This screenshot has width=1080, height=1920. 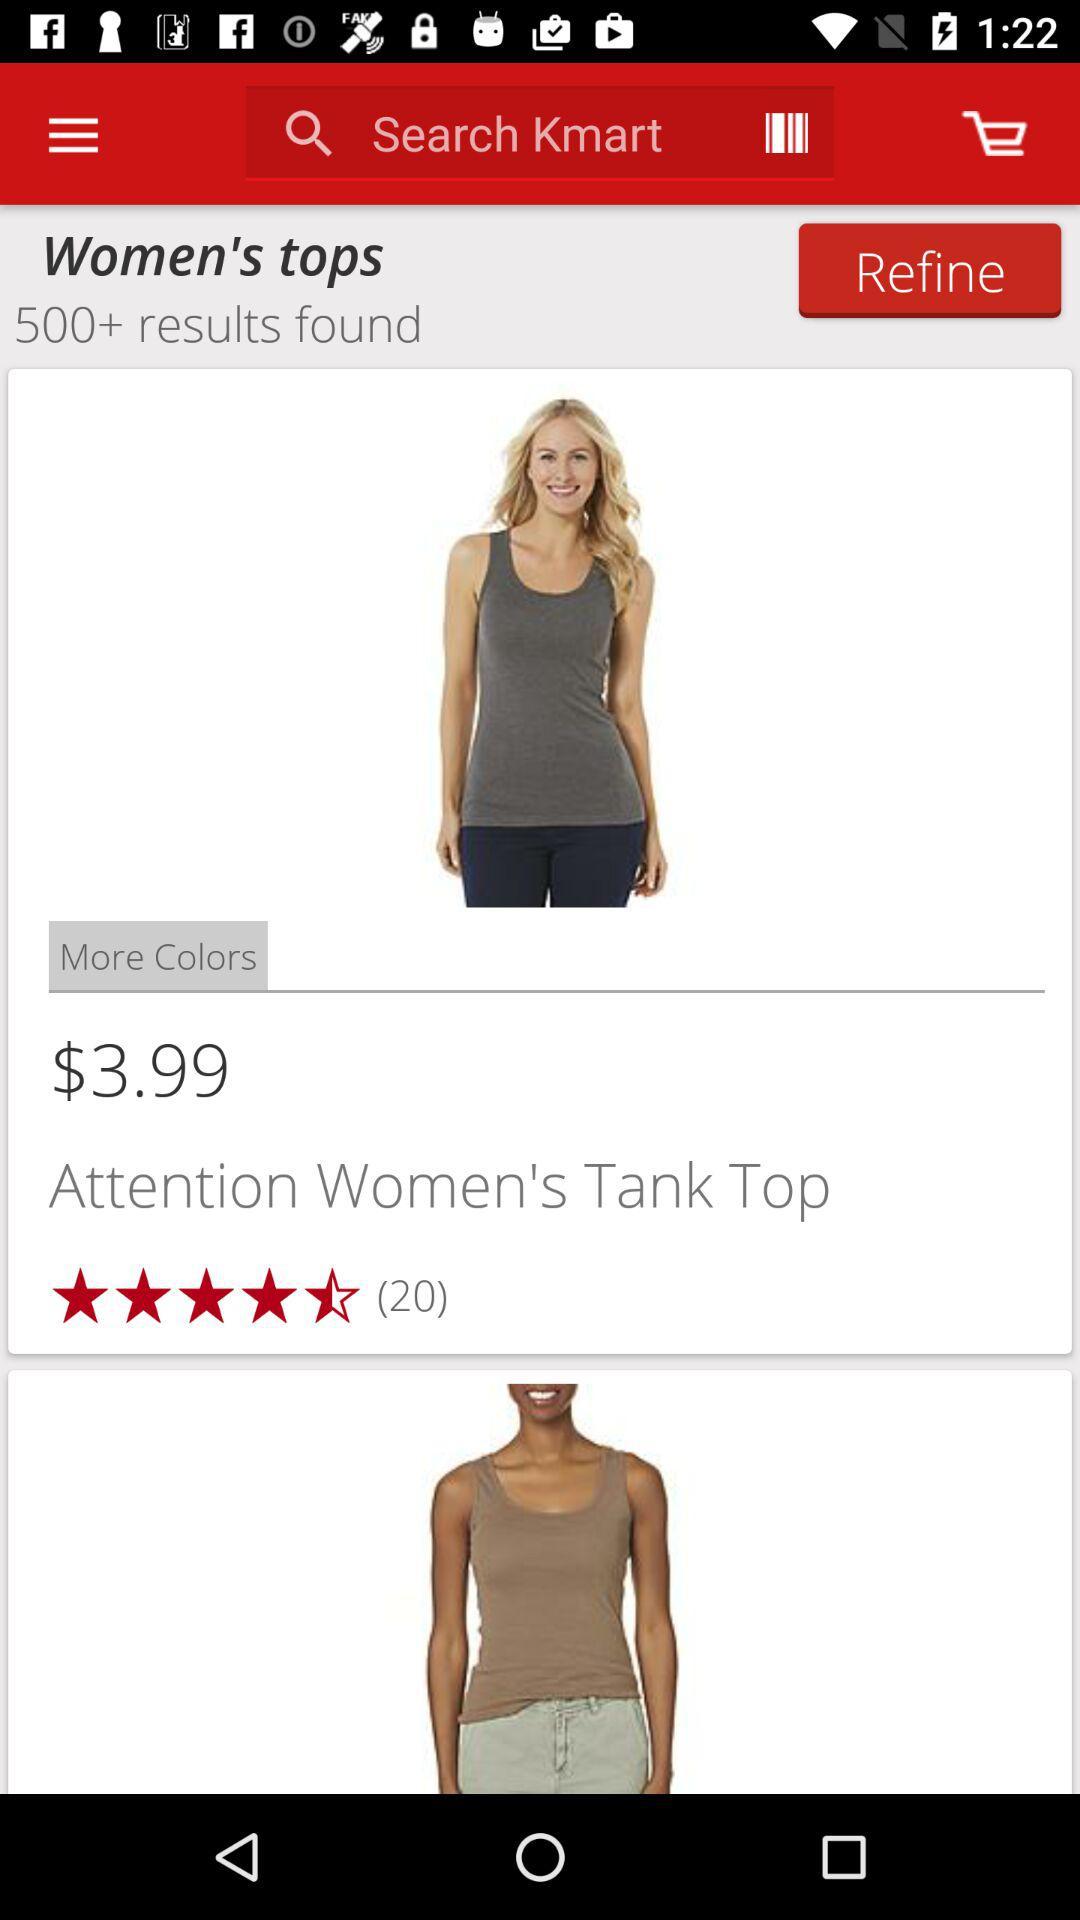 I want to click on the app next to the search kmart icon, so click(x=785, y=132).